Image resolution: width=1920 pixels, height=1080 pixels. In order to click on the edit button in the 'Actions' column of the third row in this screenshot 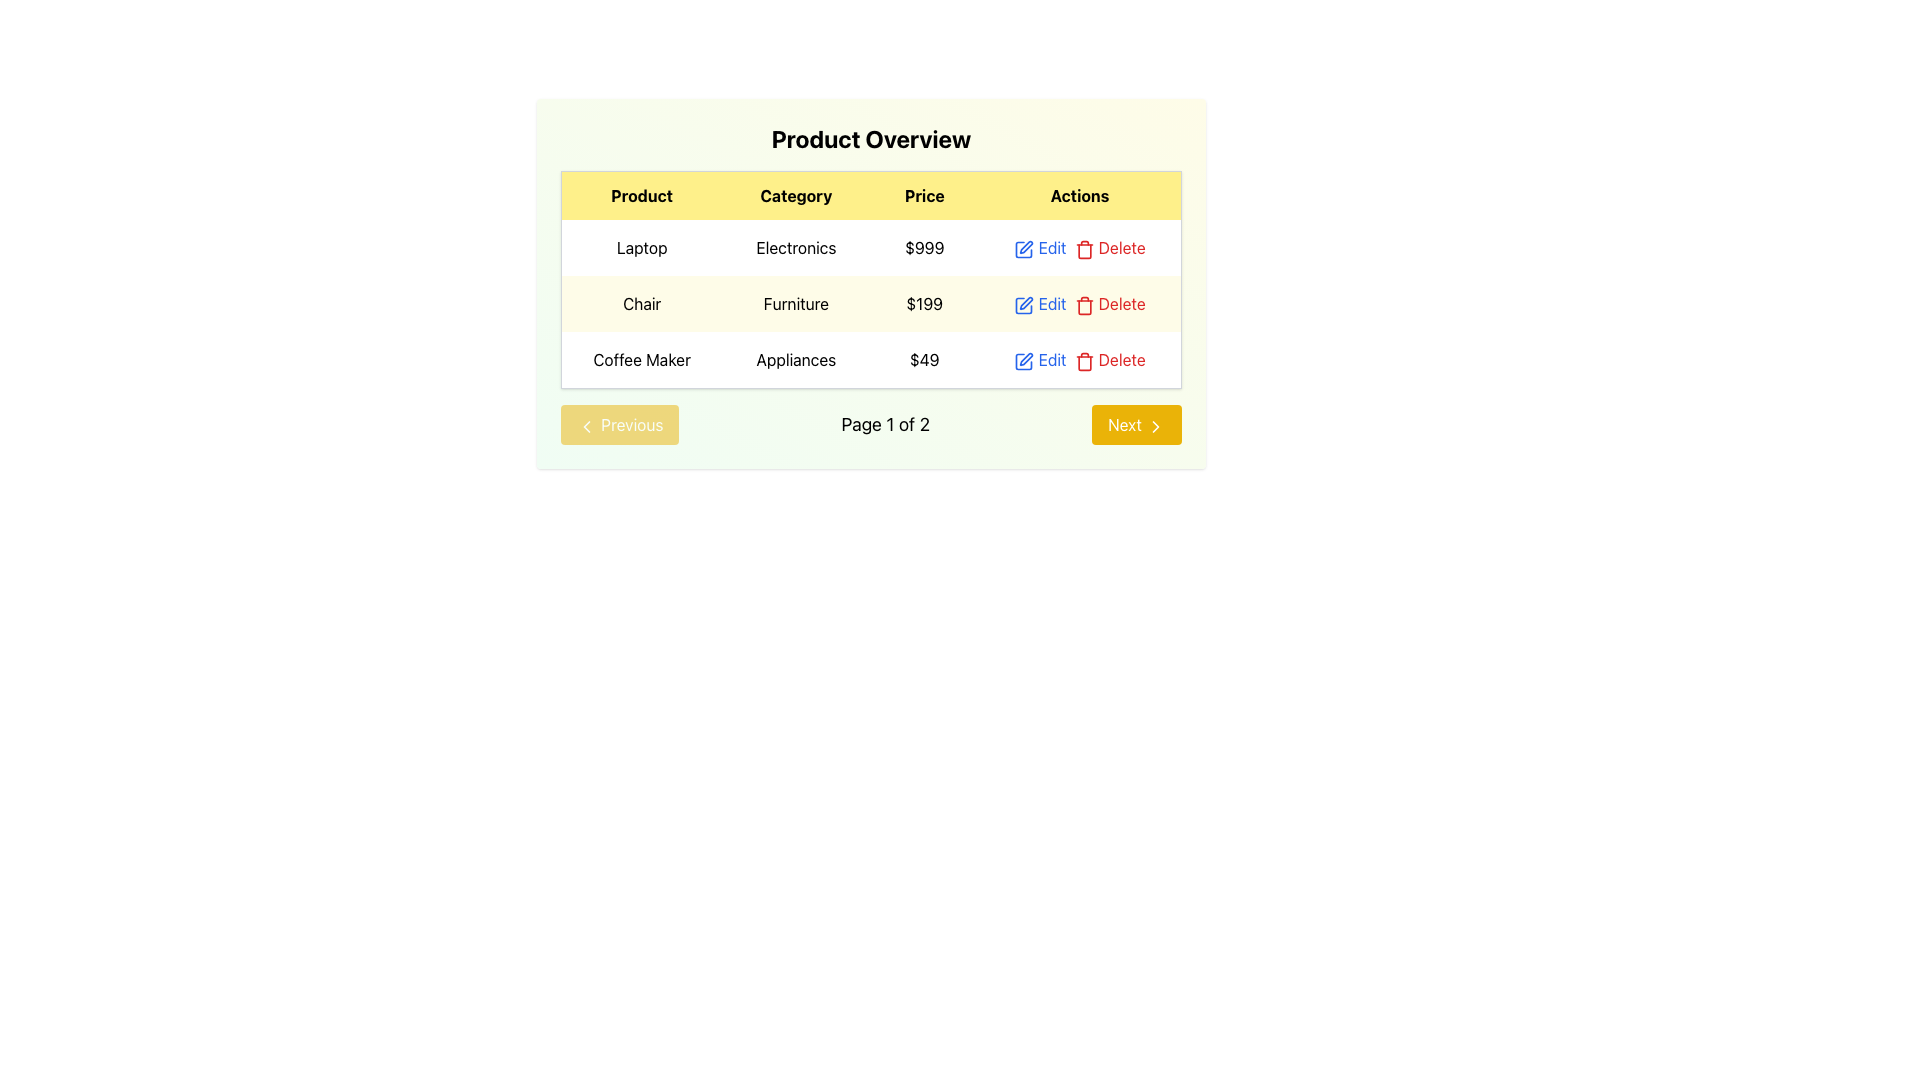, I will do `click(1040, 358)`.